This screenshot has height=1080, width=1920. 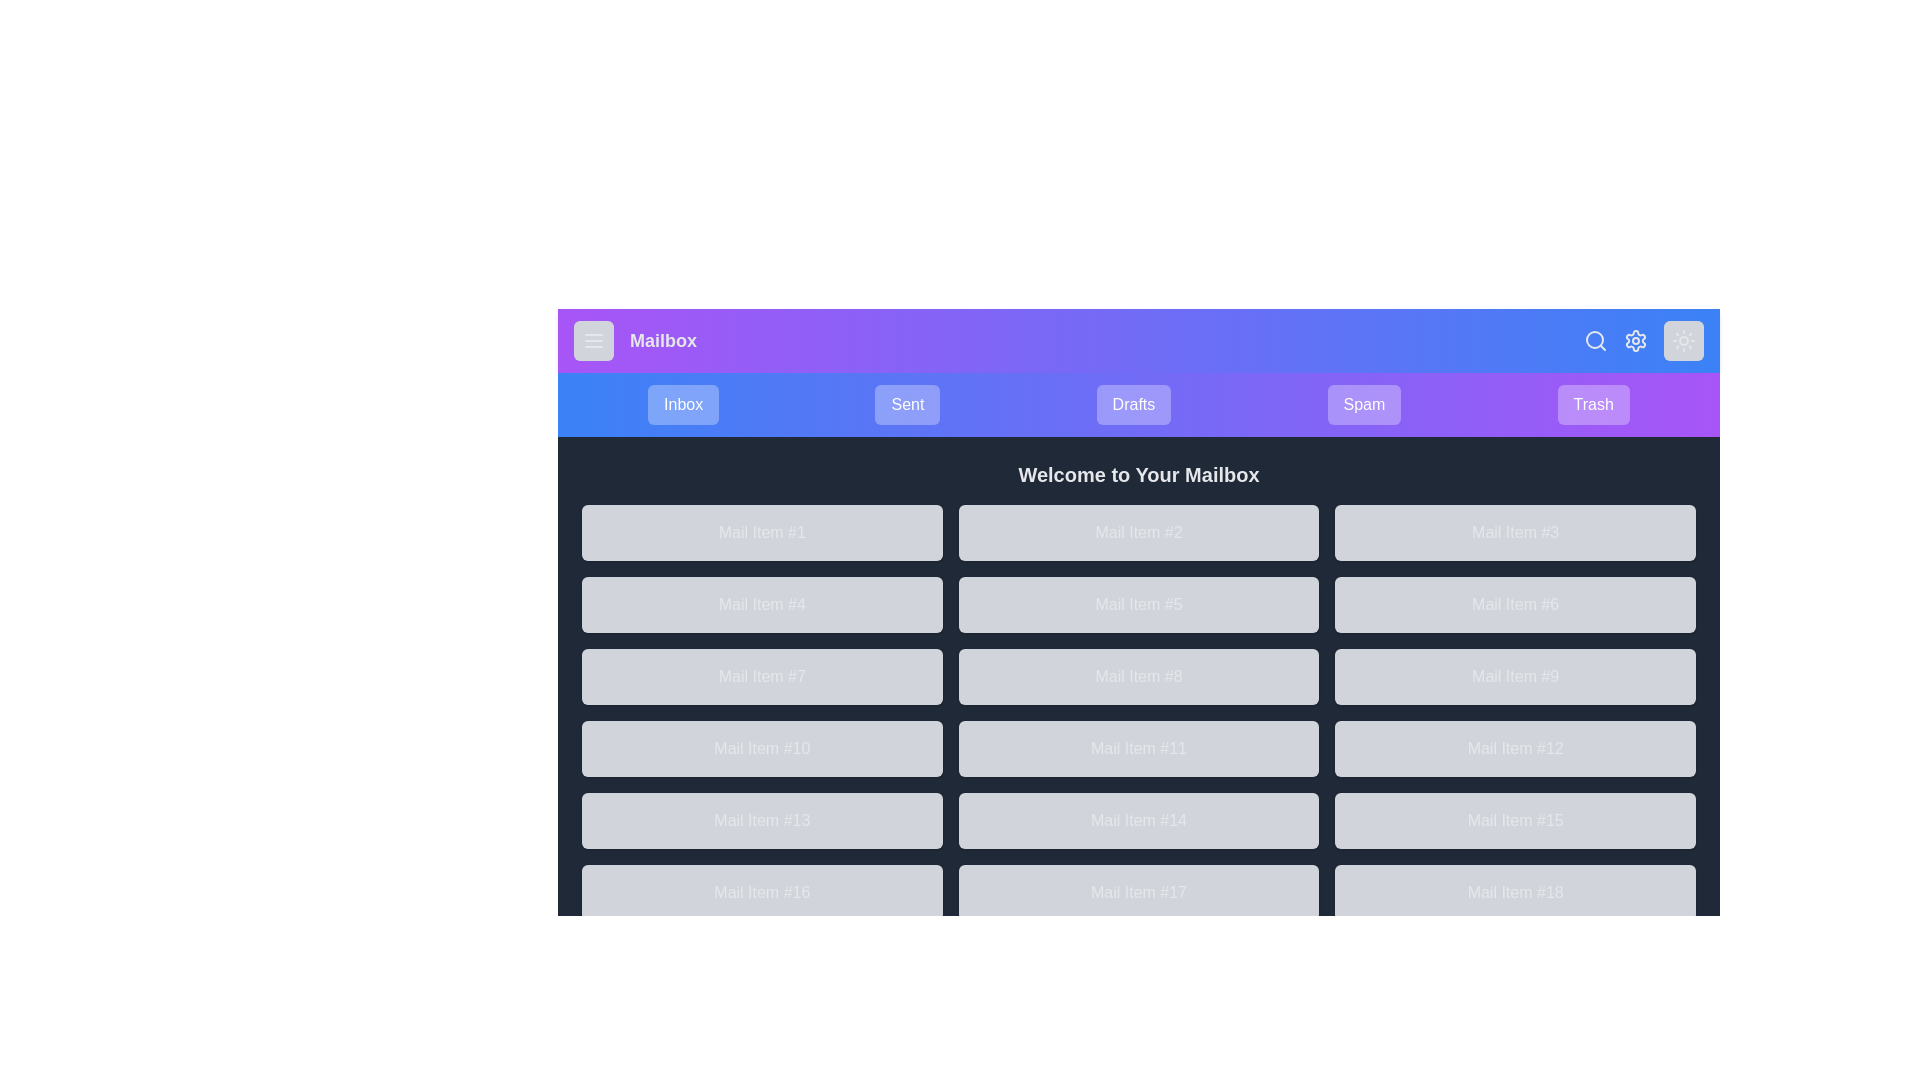 What do you see at coordinates (682, 405) in the screenshot?
I see `the mailbox category Inbox to view its contents` at bounding box center [682, 405].